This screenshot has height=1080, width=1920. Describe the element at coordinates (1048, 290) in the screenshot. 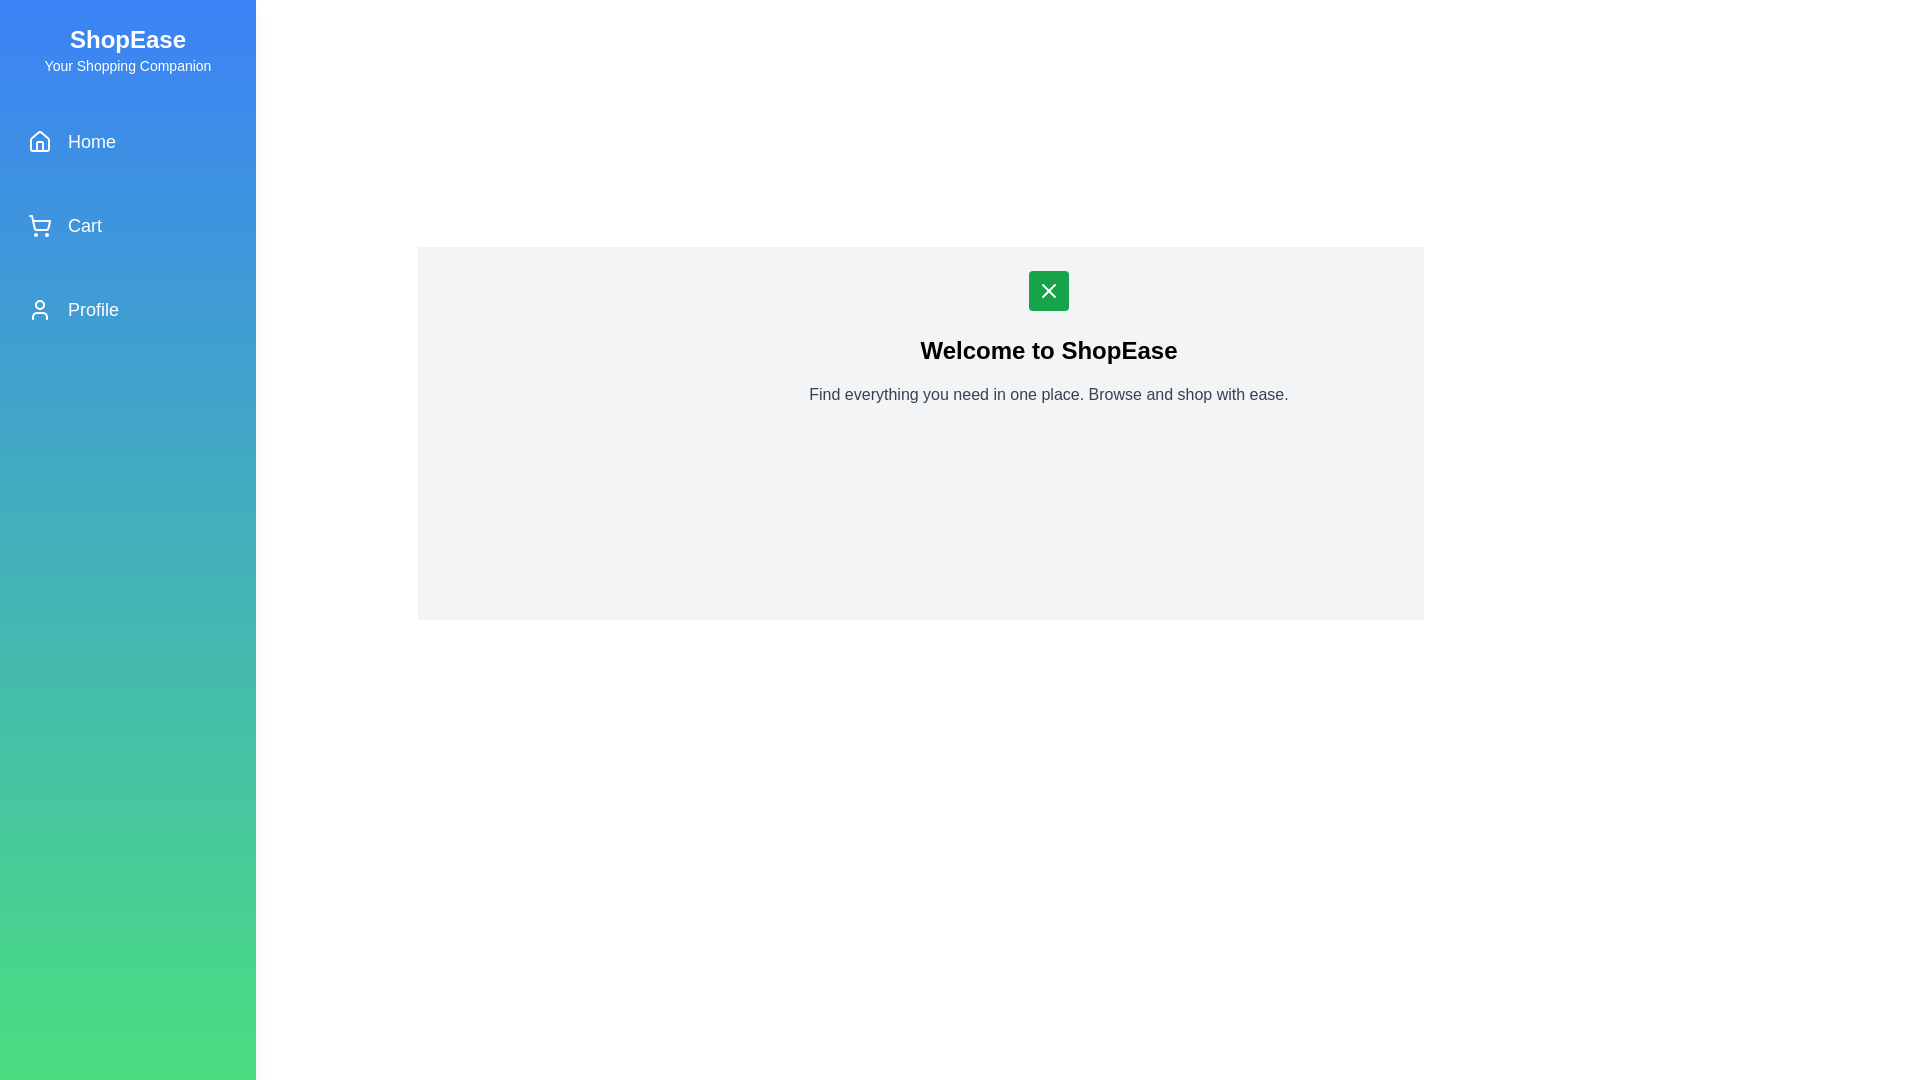

I see `the green button with a white 'x' icon` at that location.